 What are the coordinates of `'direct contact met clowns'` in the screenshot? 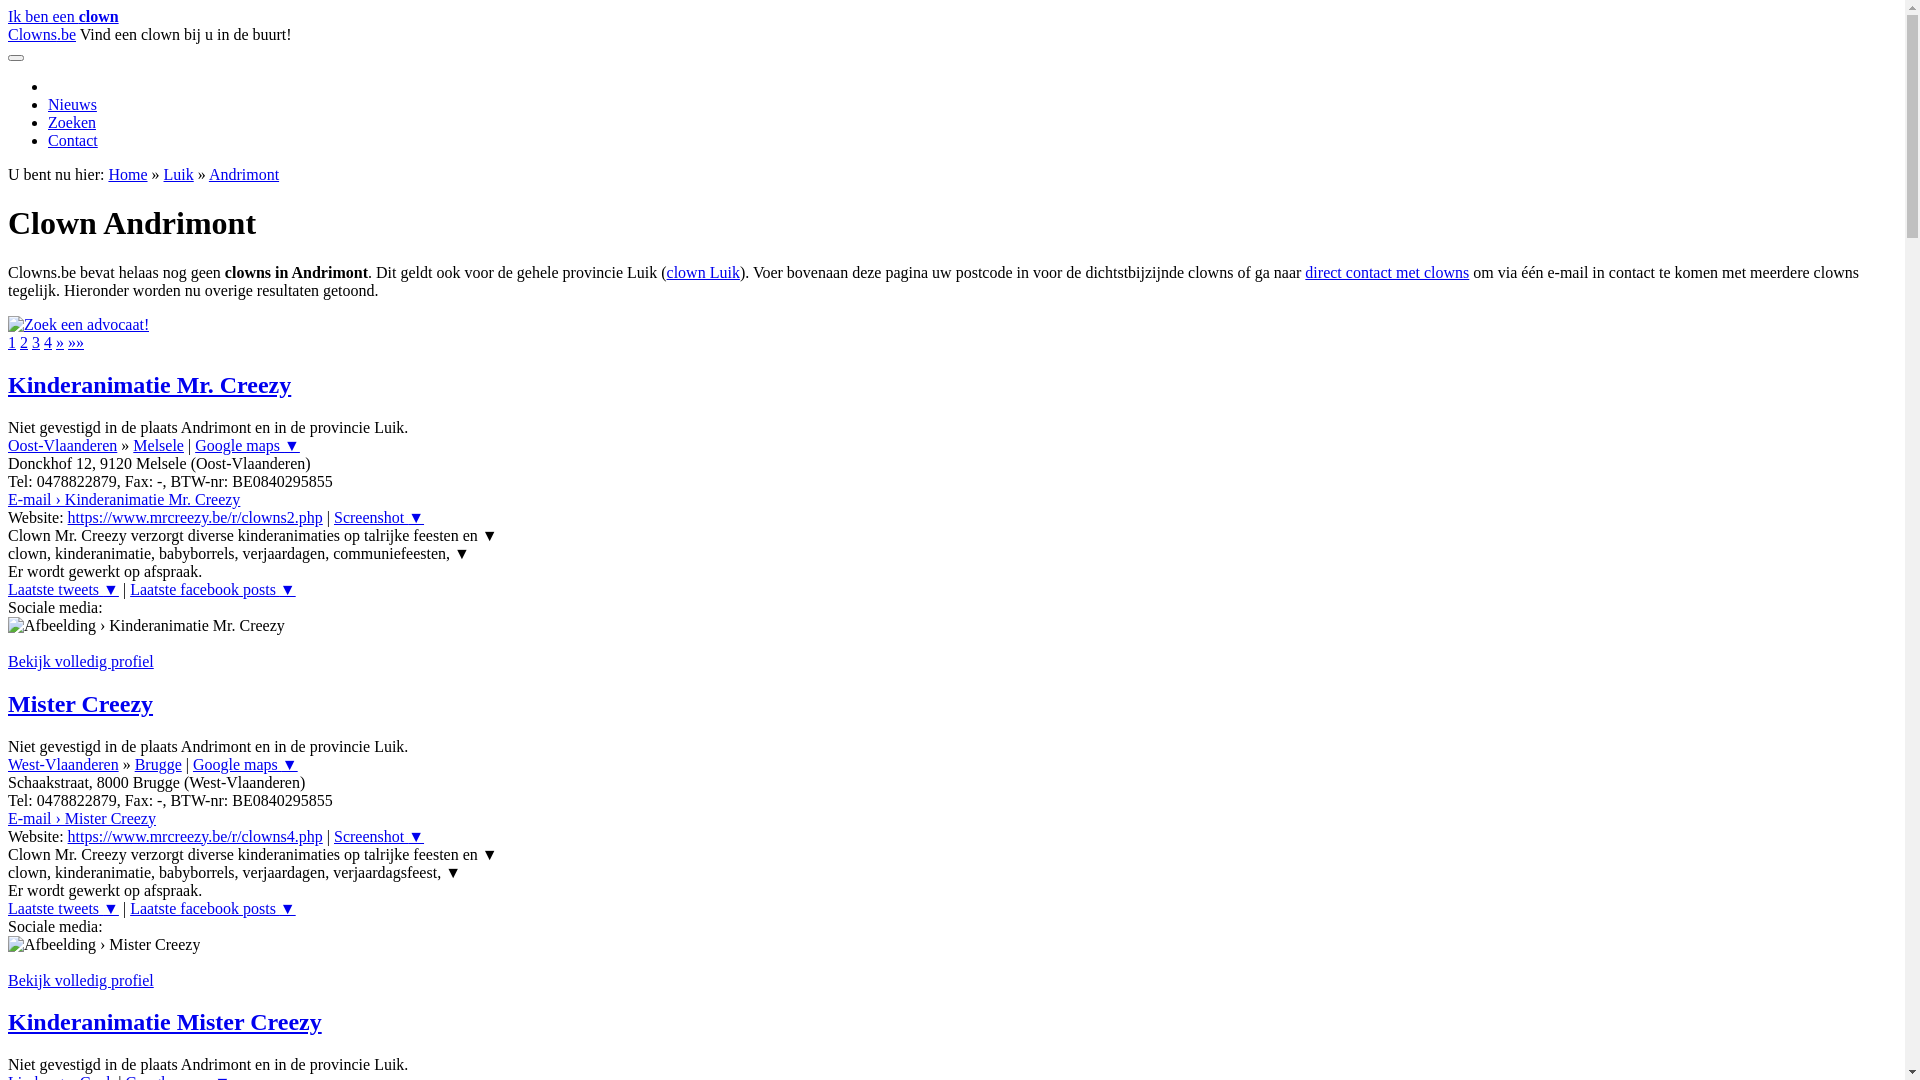 It's located at (1305, 272).